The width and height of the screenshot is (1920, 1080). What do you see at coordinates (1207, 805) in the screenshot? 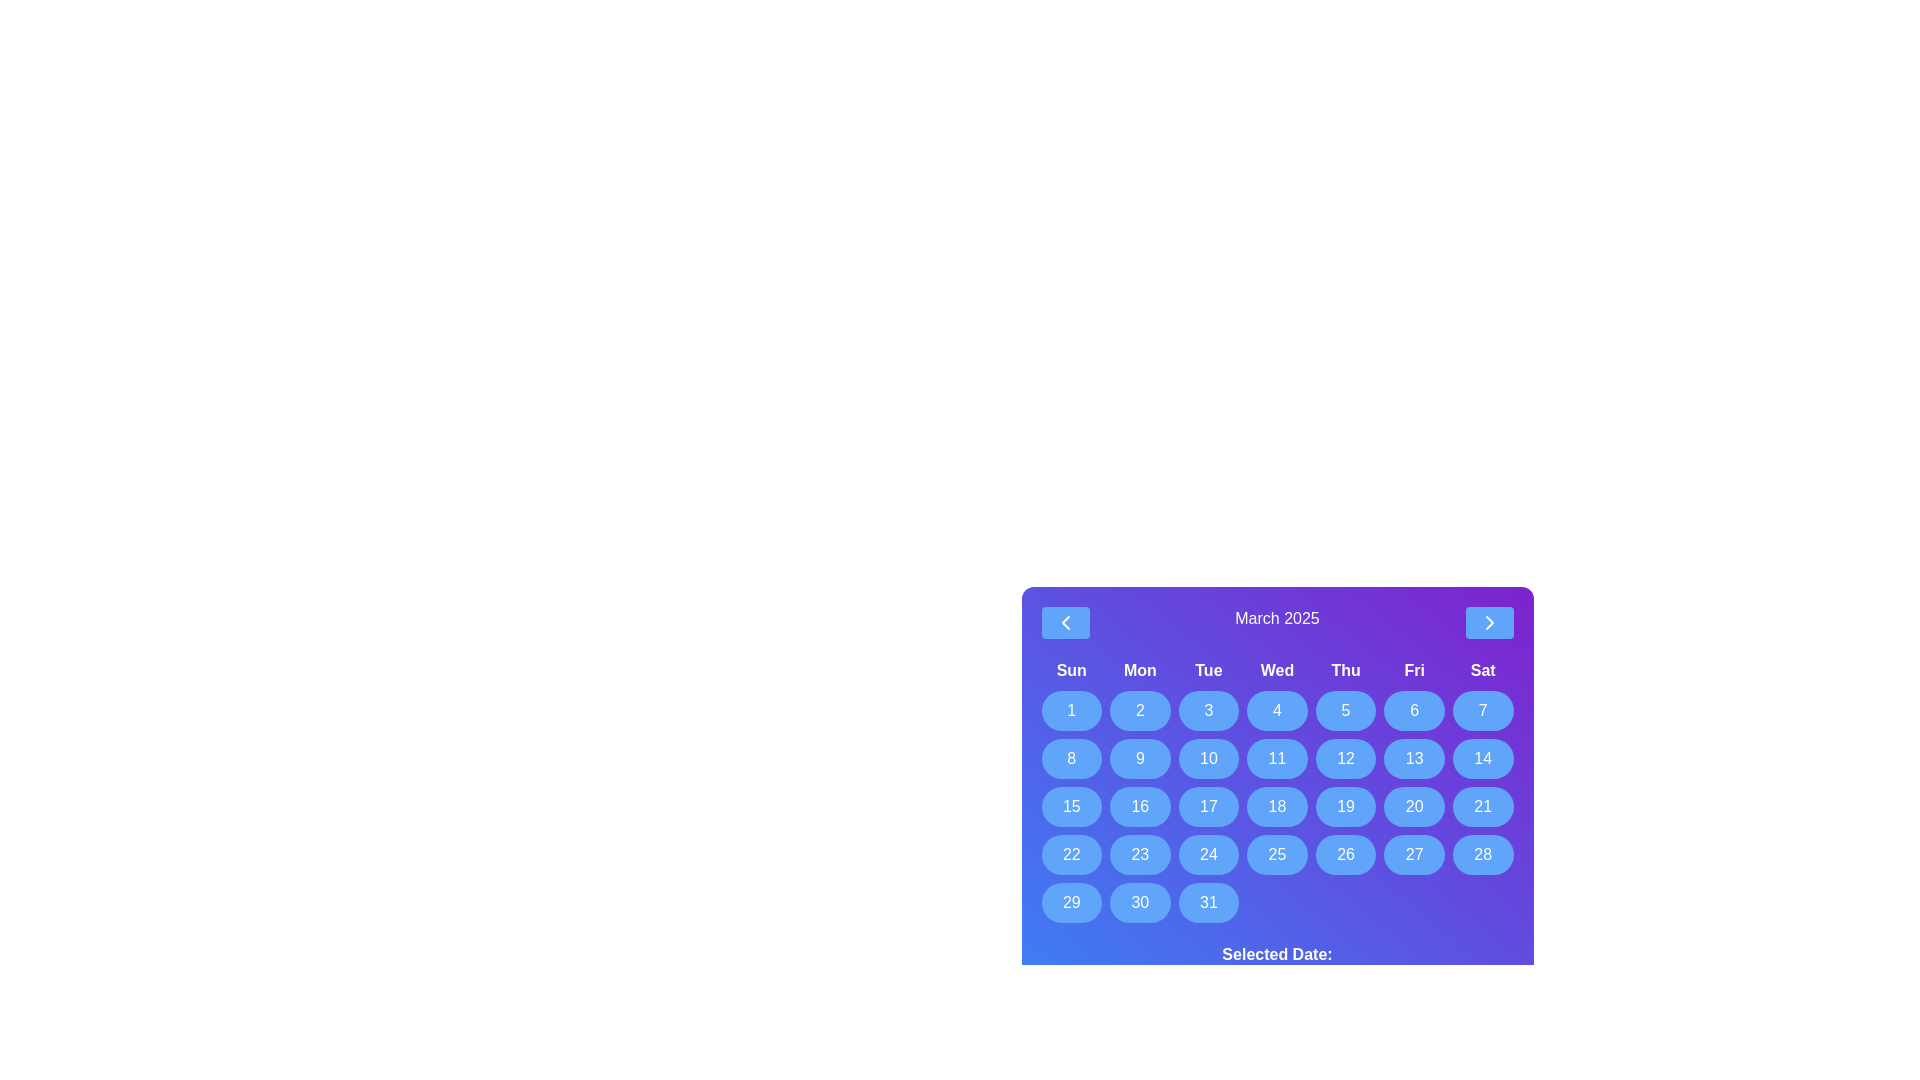
I see `the button representing the 17th day in the calendar view` at bounding box center [1207, 805].